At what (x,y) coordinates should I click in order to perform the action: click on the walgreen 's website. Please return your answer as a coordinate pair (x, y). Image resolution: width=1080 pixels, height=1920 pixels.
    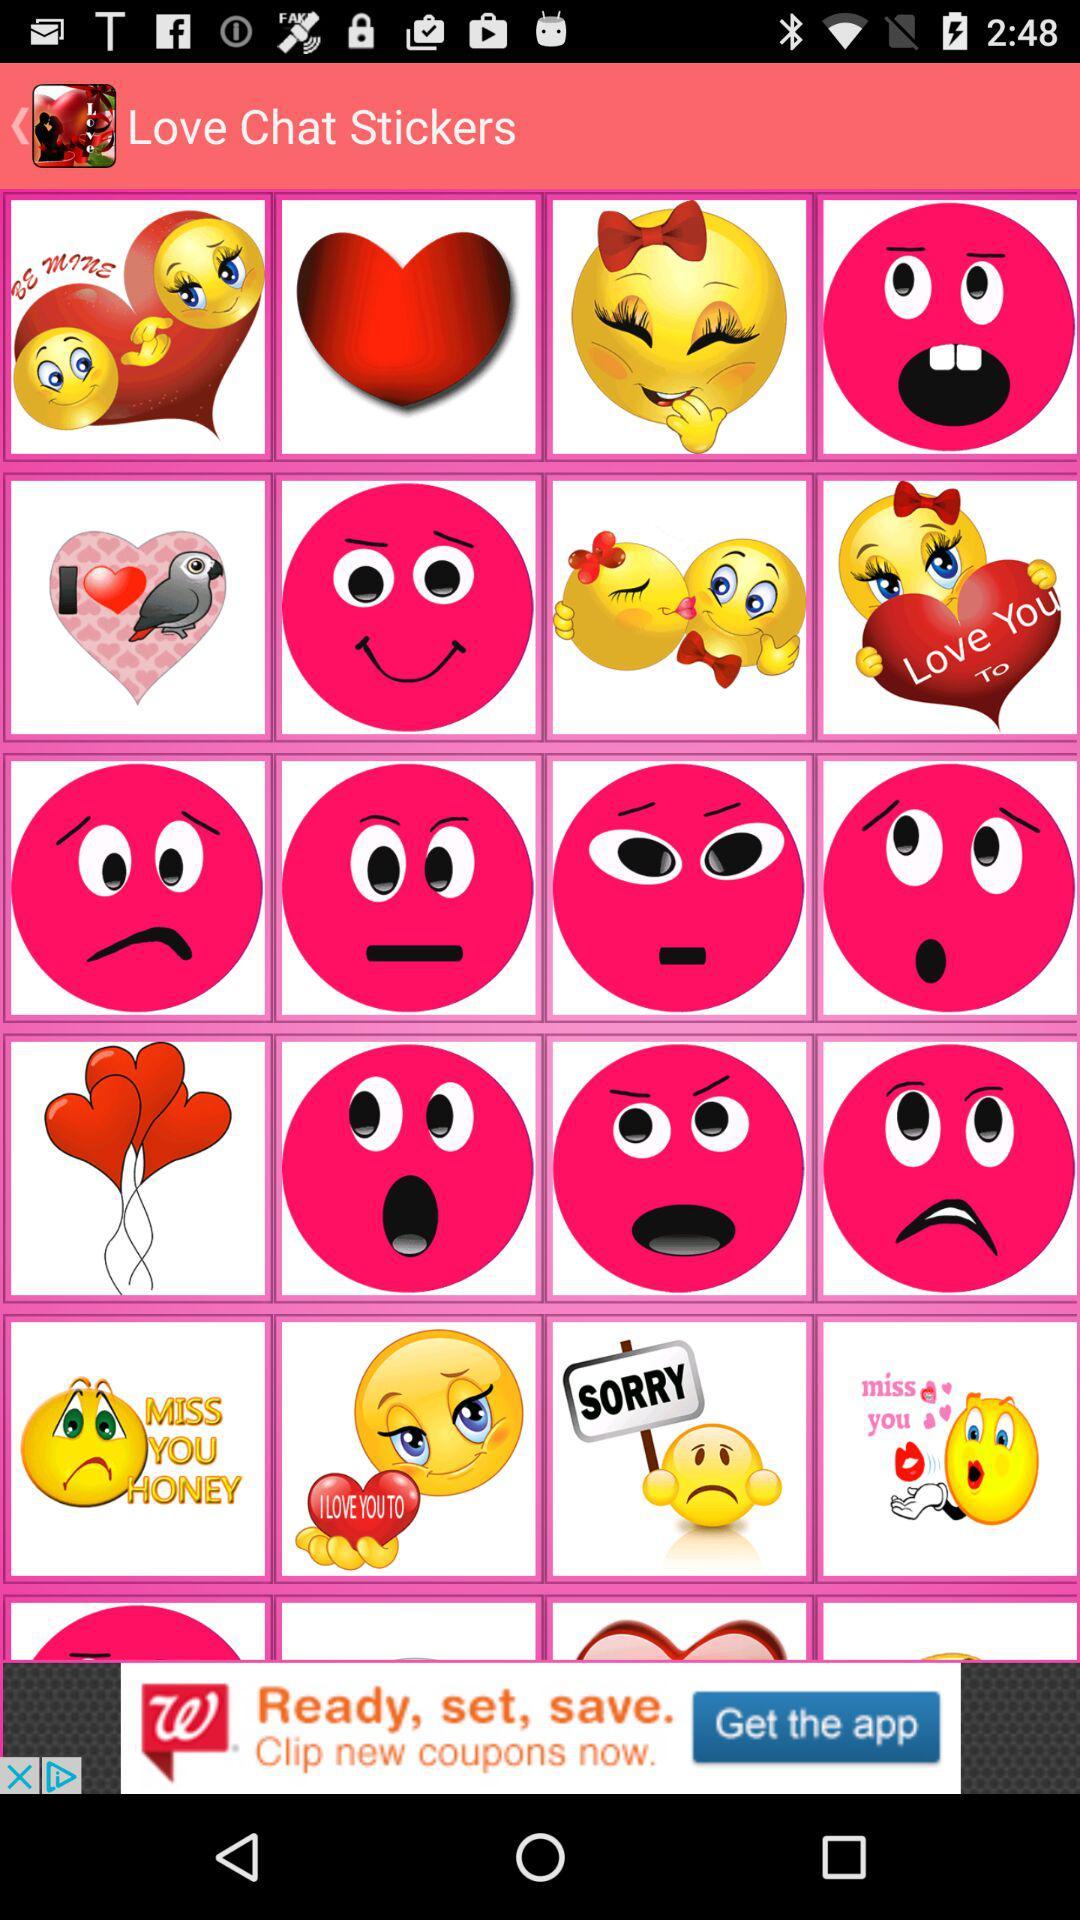
    Looking at the image, I should click on (540, 1727).